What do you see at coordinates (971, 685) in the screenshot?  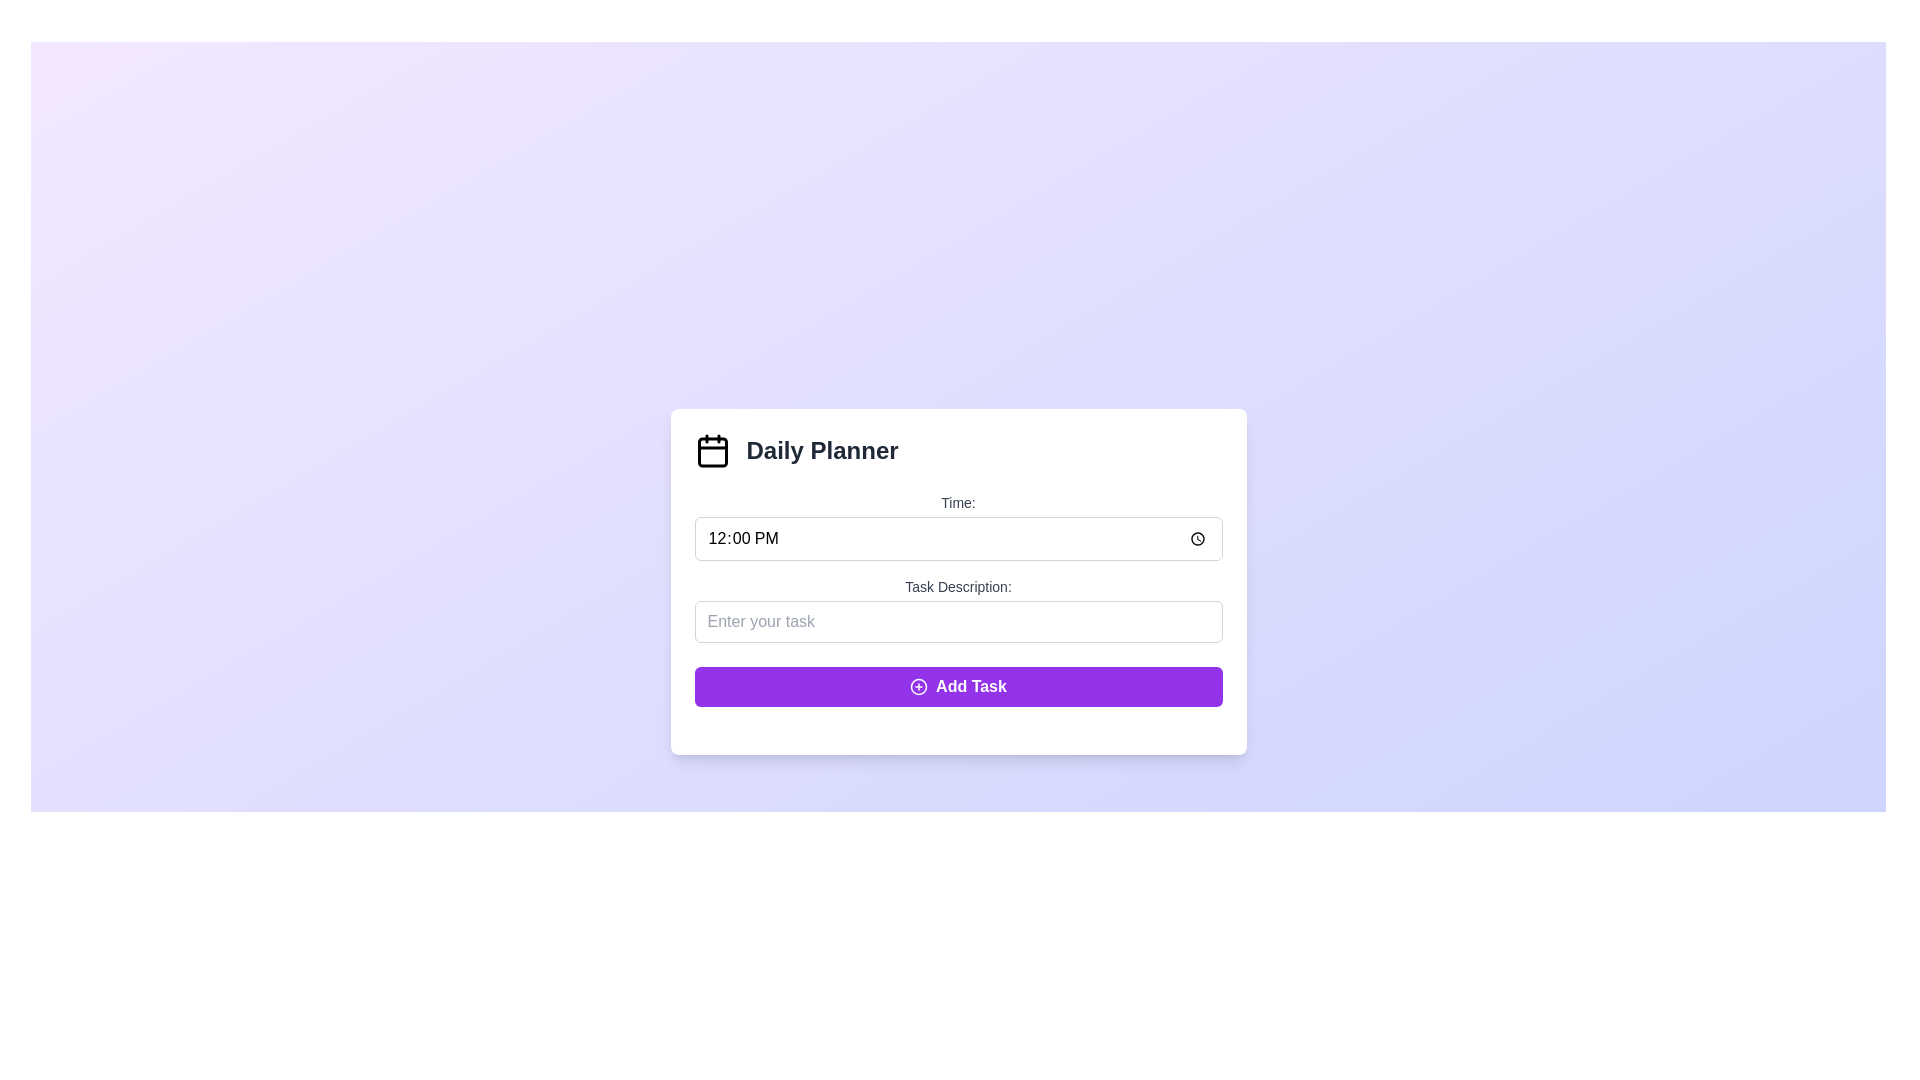 I see `the actionable text label within the purple button at the bottom of the 'Daily Planner' form` at bounding box center [971, 685].